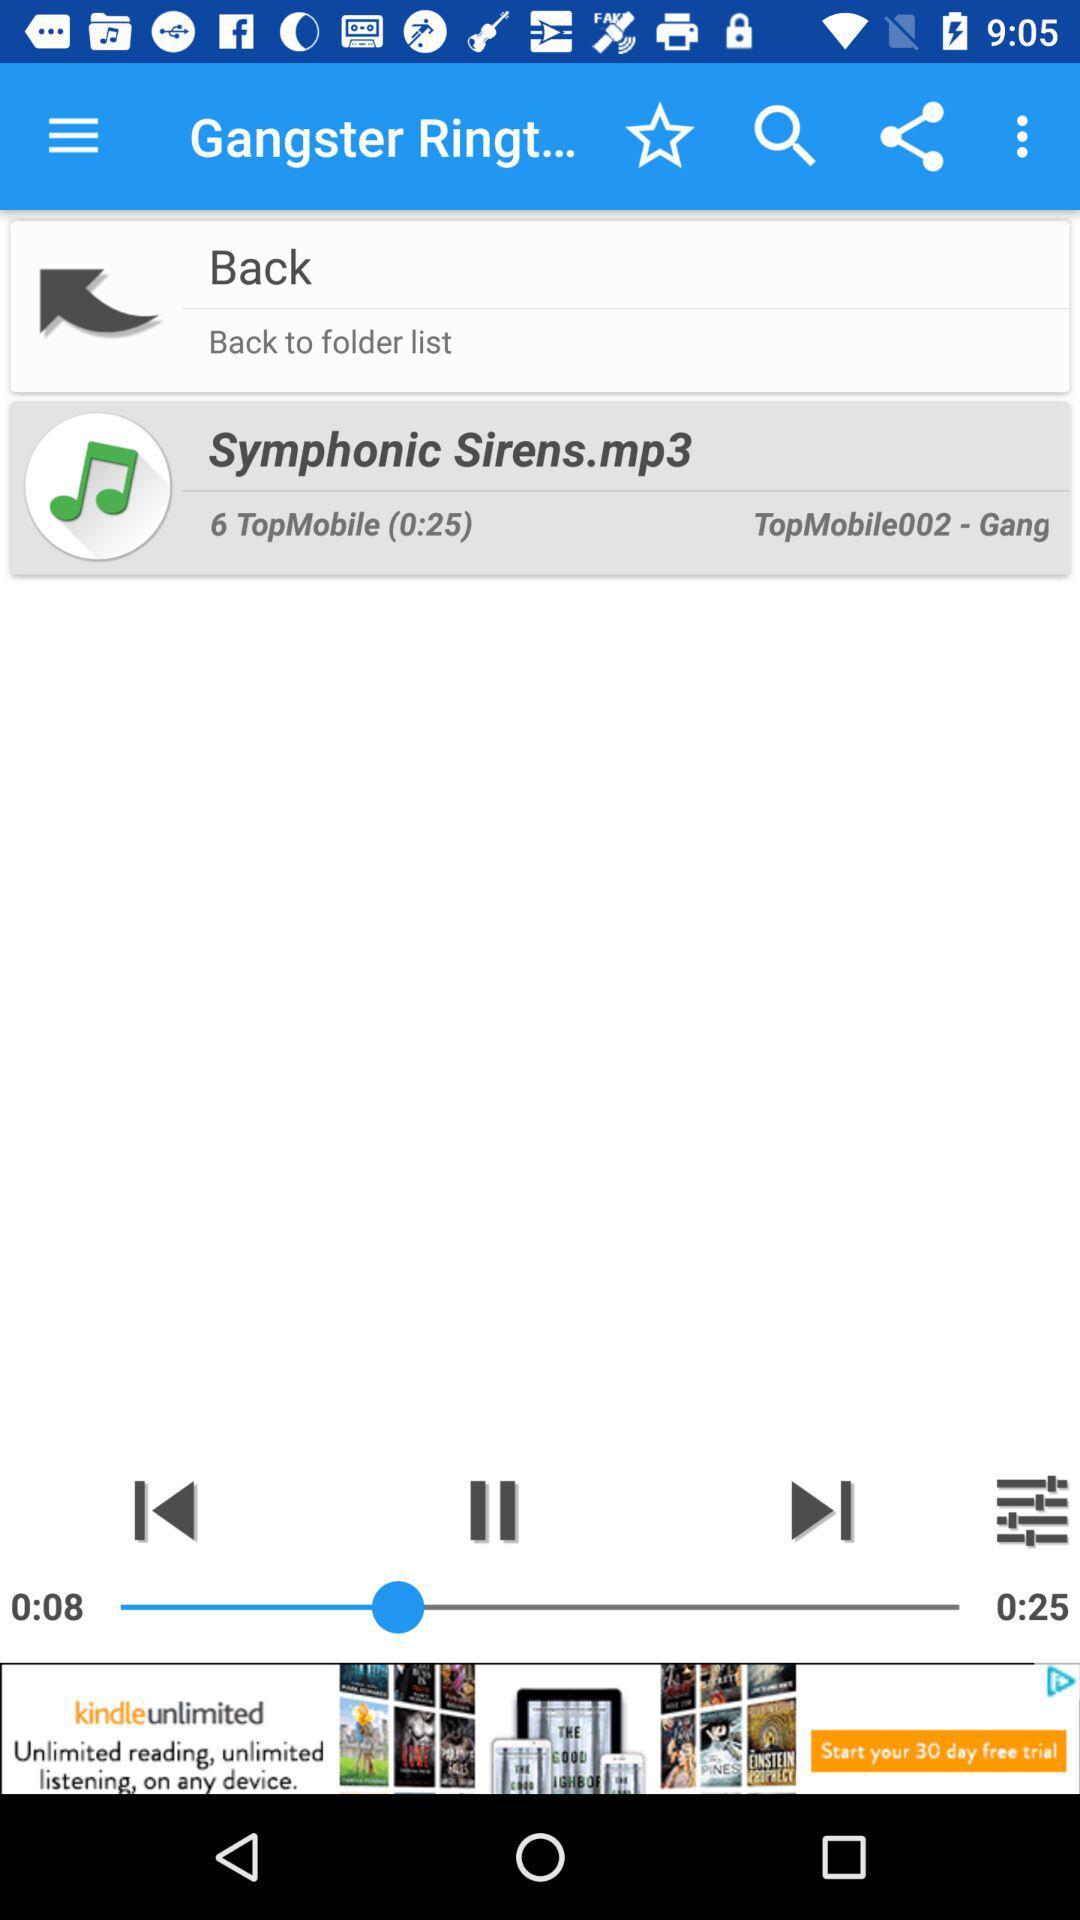 This screenshot has width=1080, height=1920. What do you see at coordinates (1032, 1510) in the screenshot?
I see `the sliders icon` at bounding box center [1032, 1510].